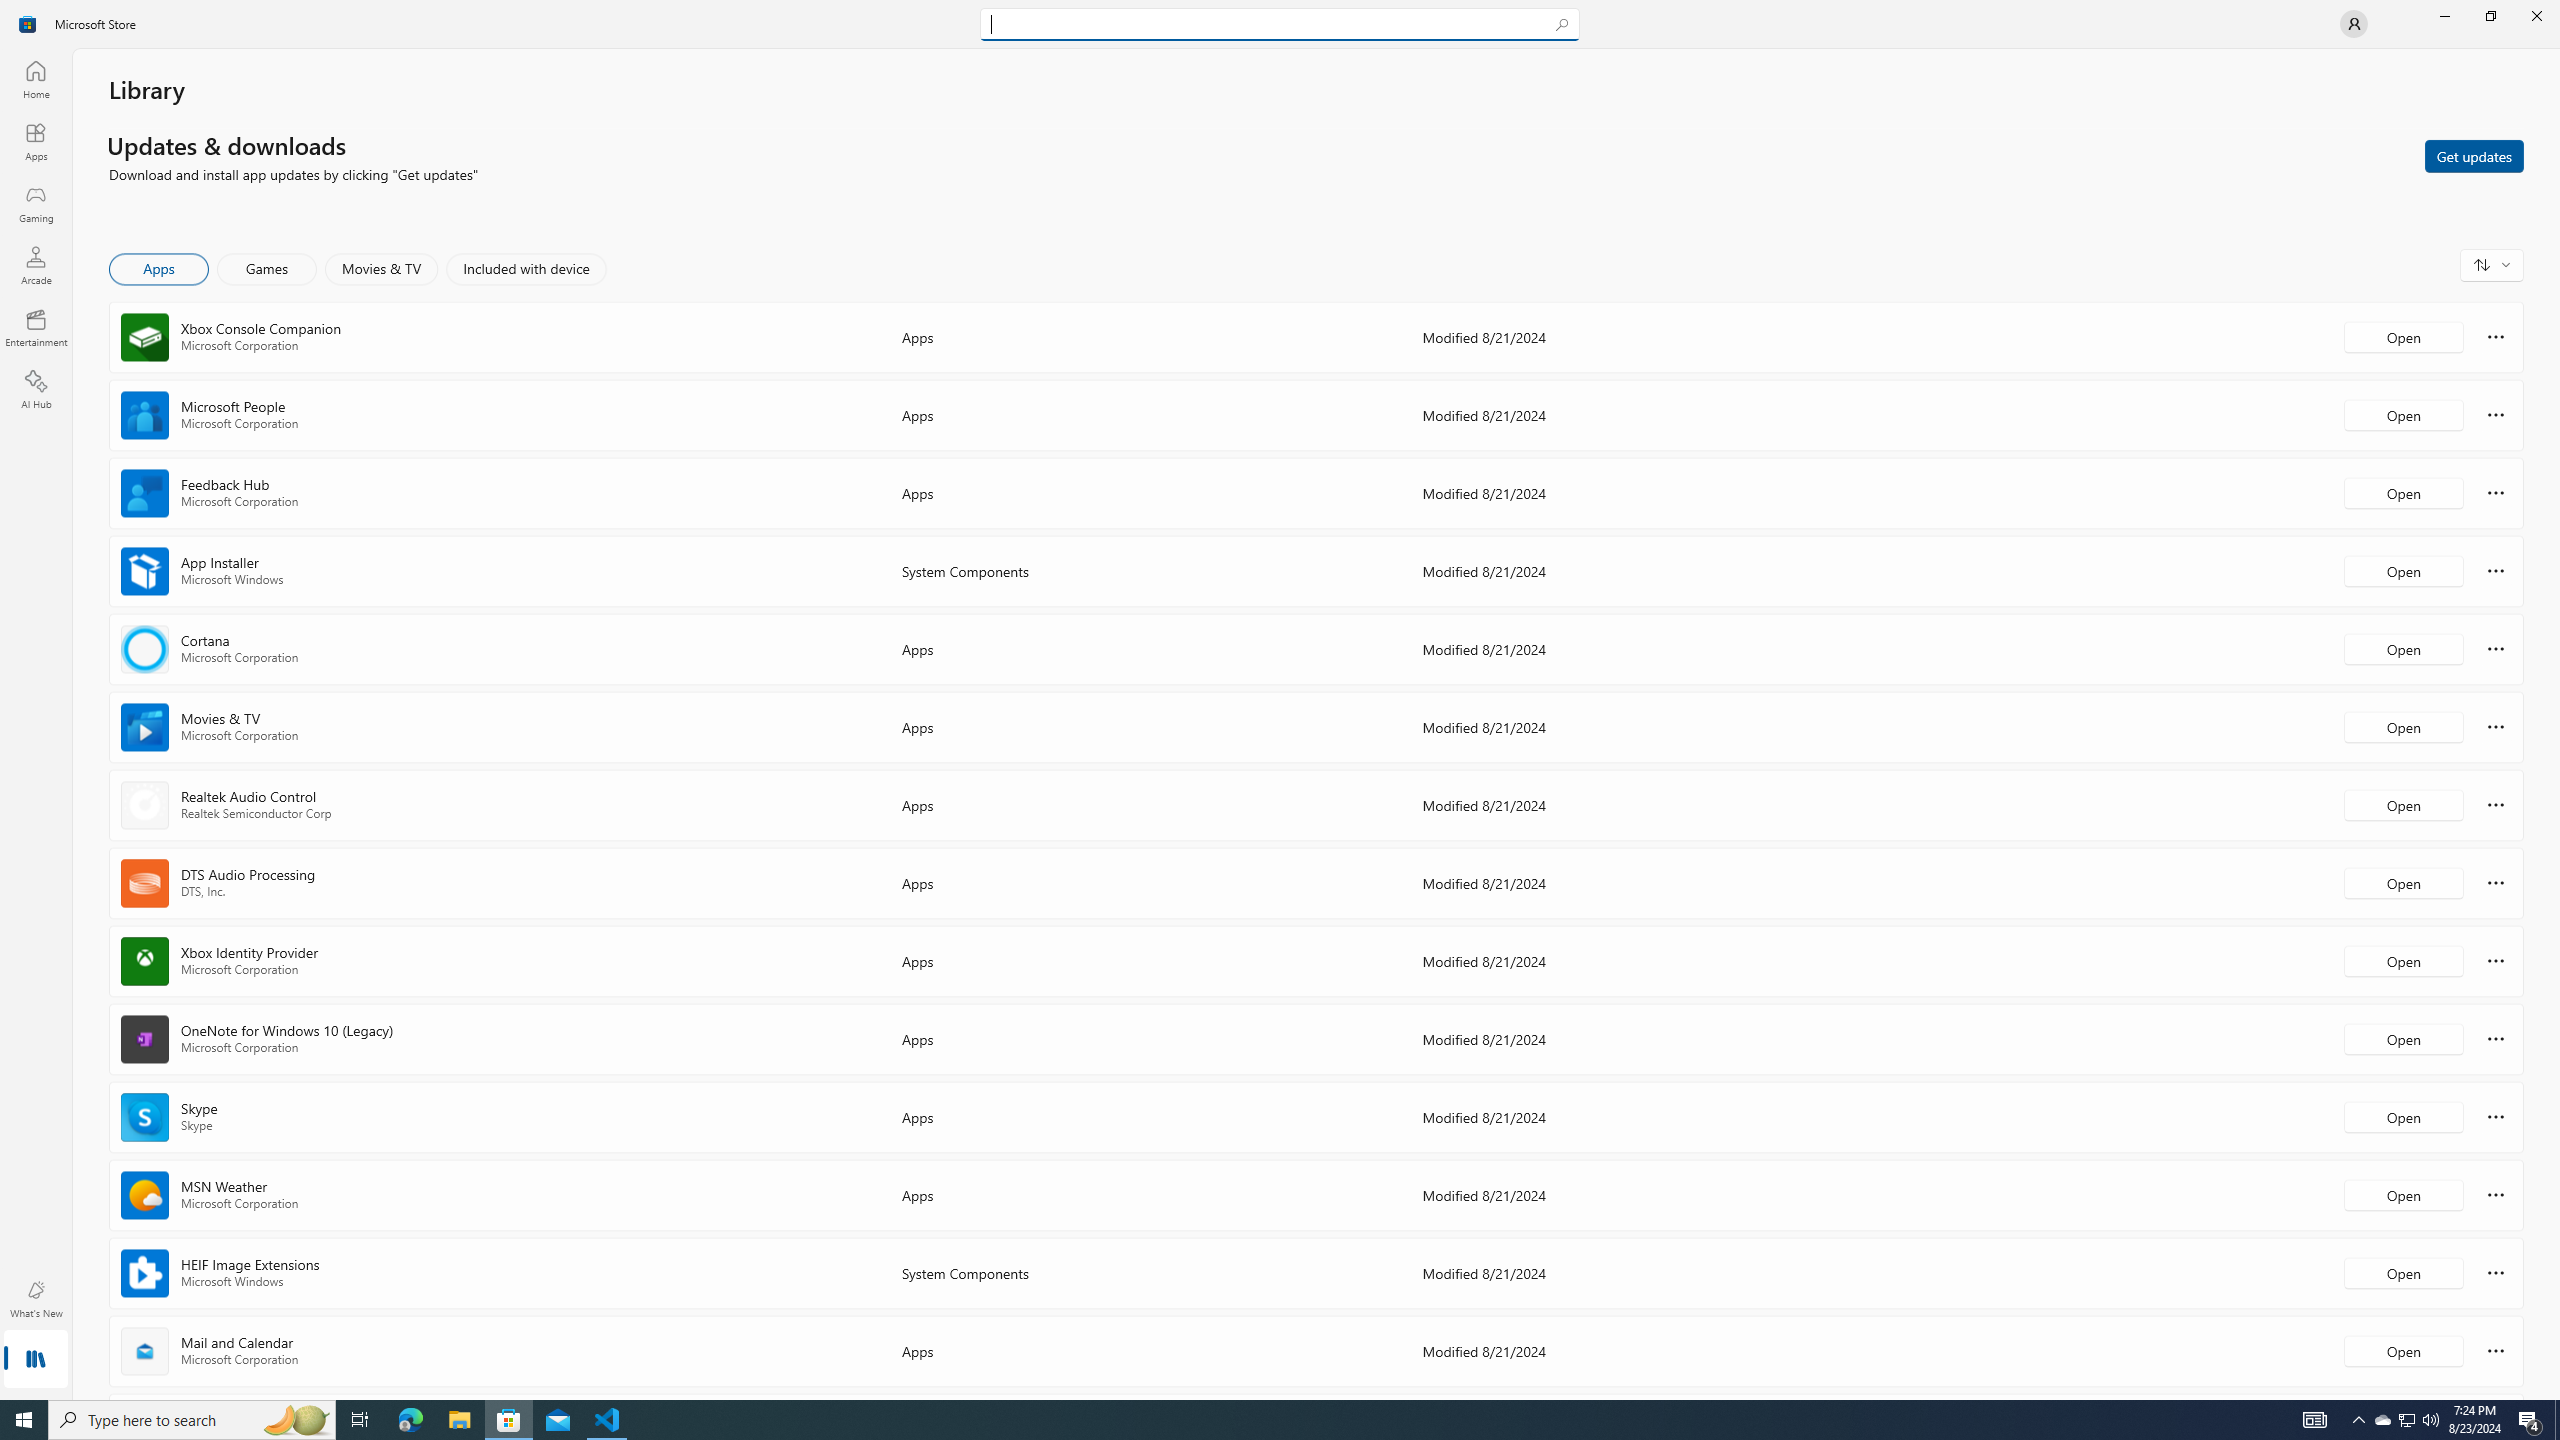  I want to click on 'AI Hub', so click(34, 388).